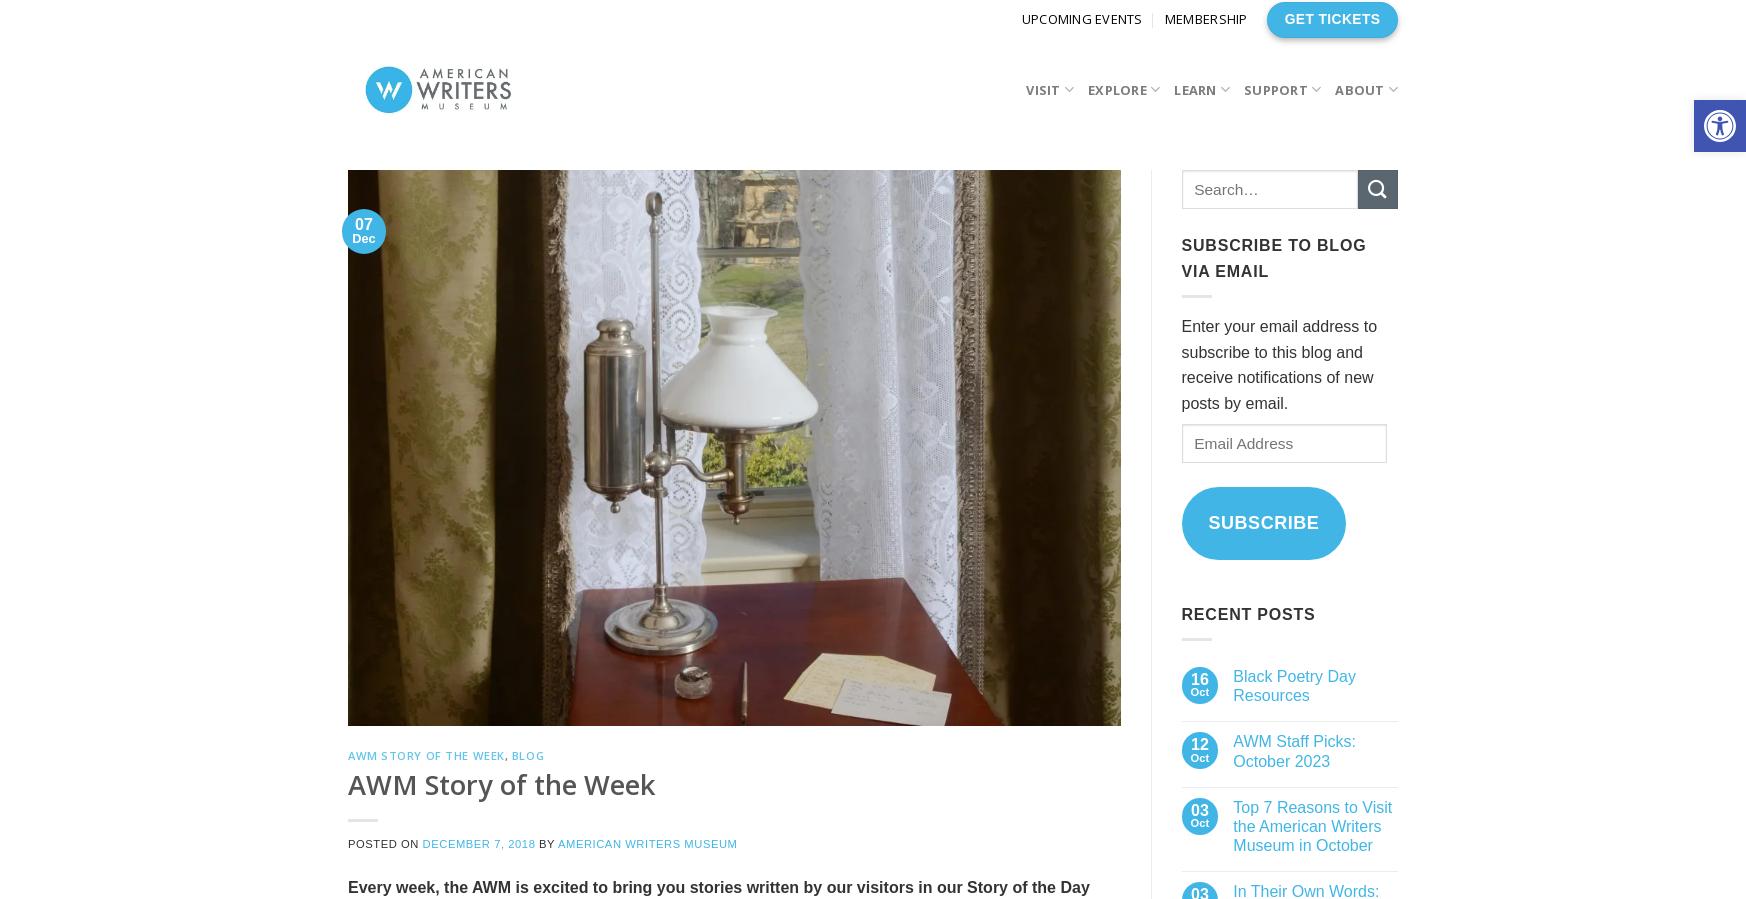 The width and height of the screenshot is (1746, 899). What do you see at coordinates (1080, 17) in the screenshot?
I see `'Upcoming Events'` at bounding box center [1080, 17].